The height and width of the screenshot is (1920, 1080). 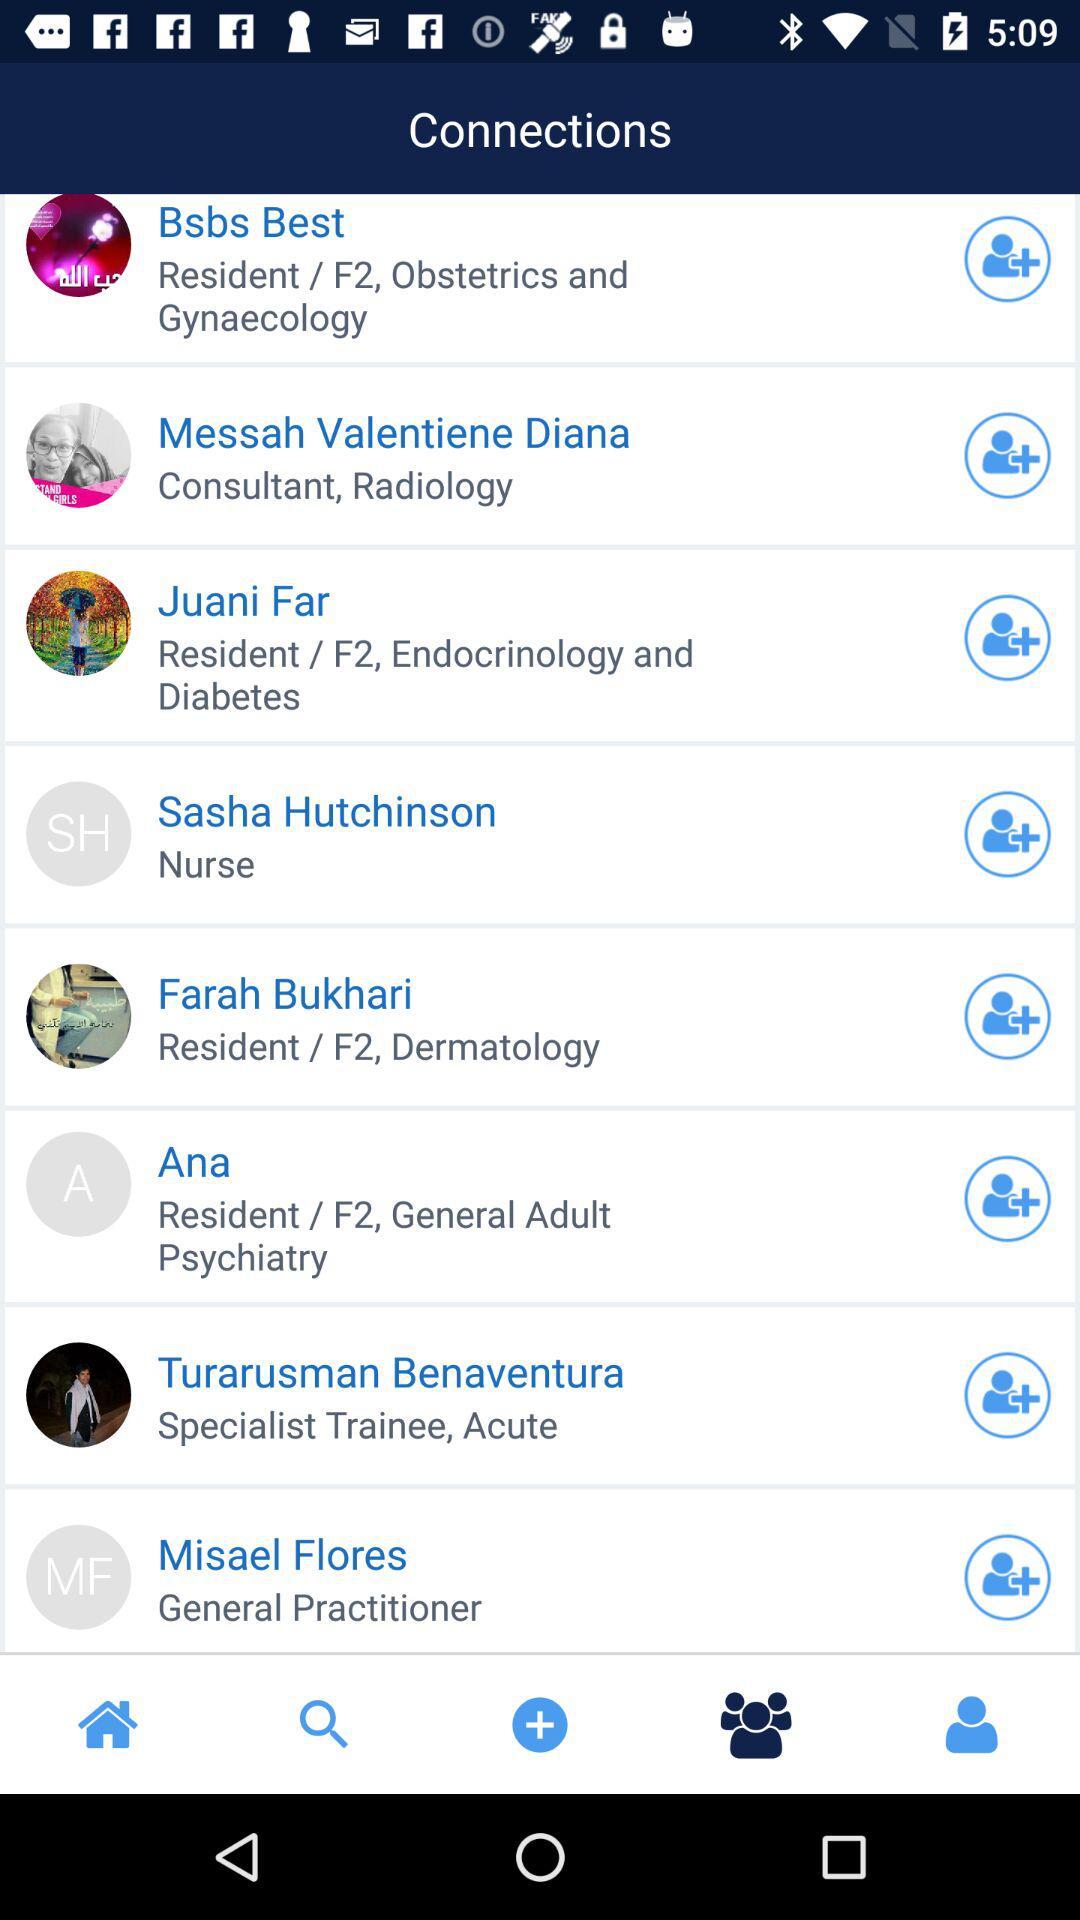 I want to click on open profile, so click(x=1007, y=1576).